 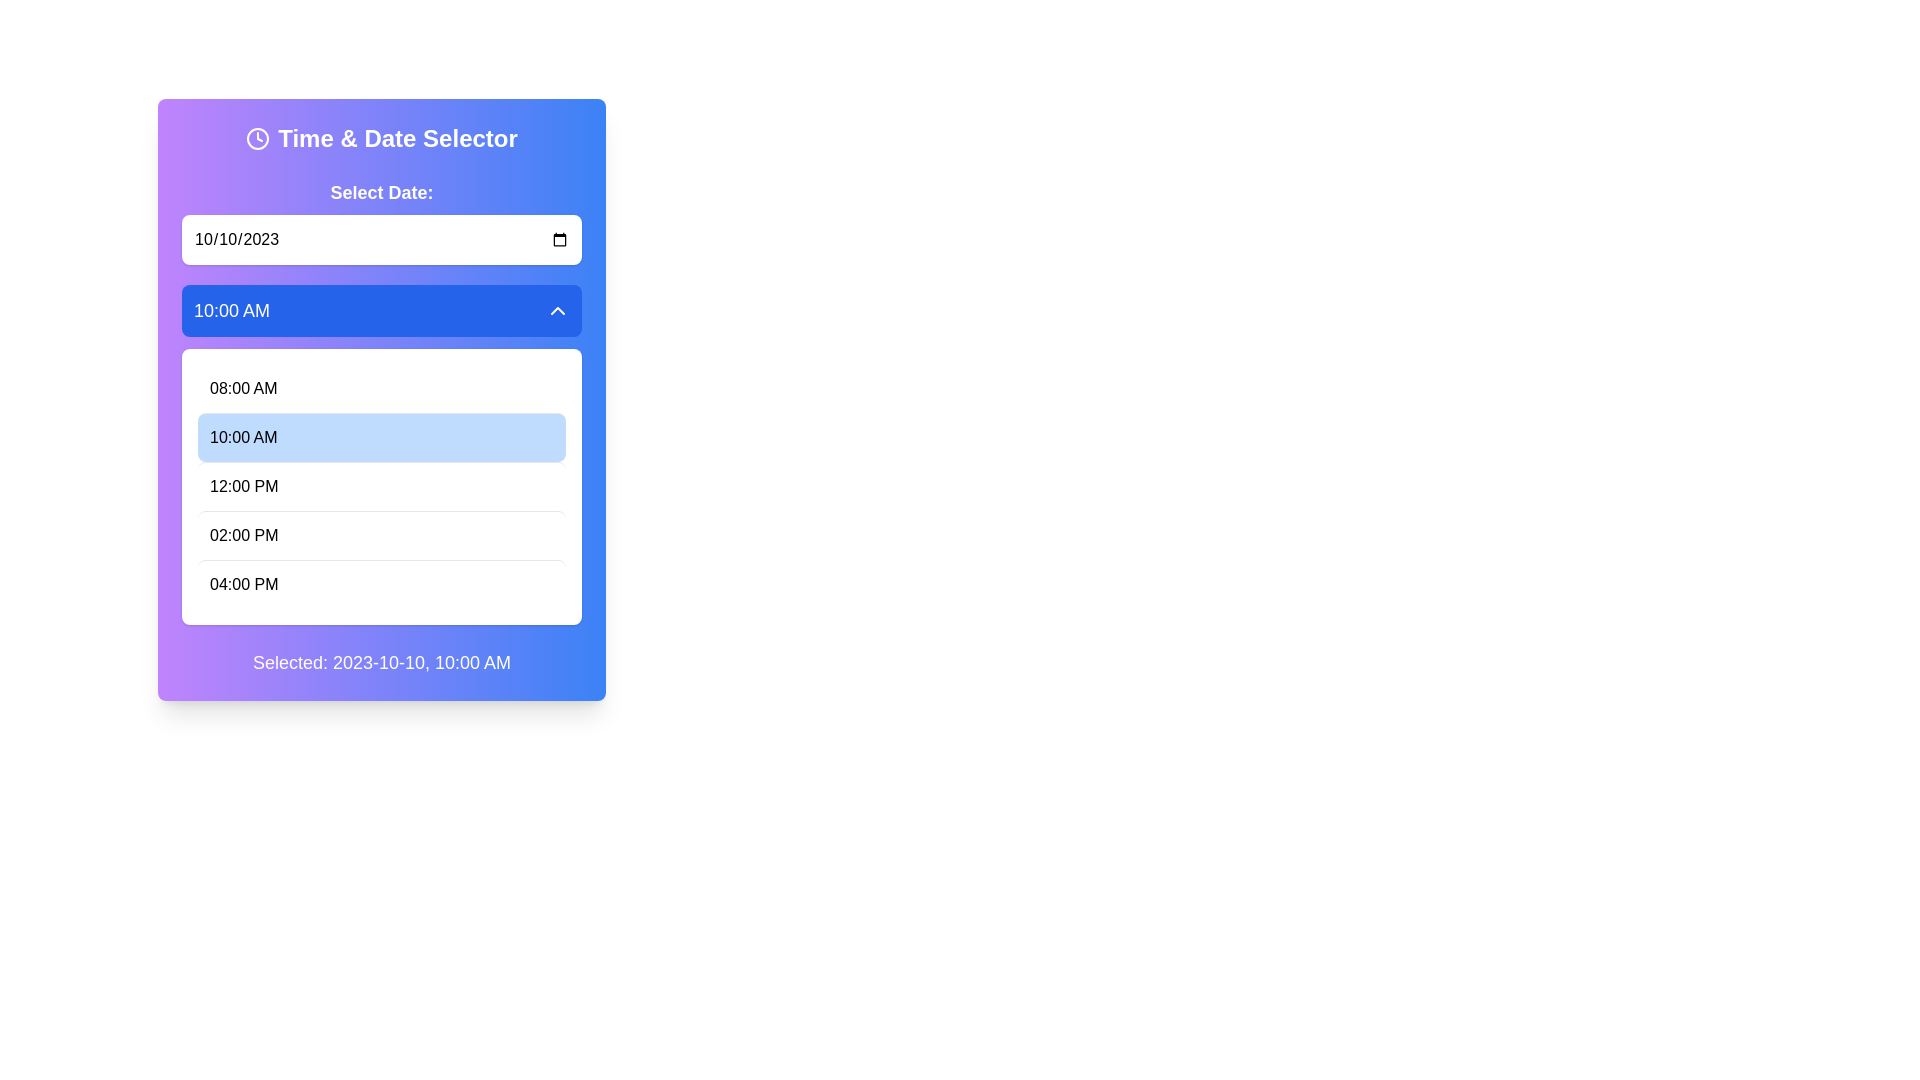 What do you see at coordinates (231, 311) in the screenshot?
I see `the currently selected time display in the 'Select Date' dropdown` at bounding box center [231, 311].